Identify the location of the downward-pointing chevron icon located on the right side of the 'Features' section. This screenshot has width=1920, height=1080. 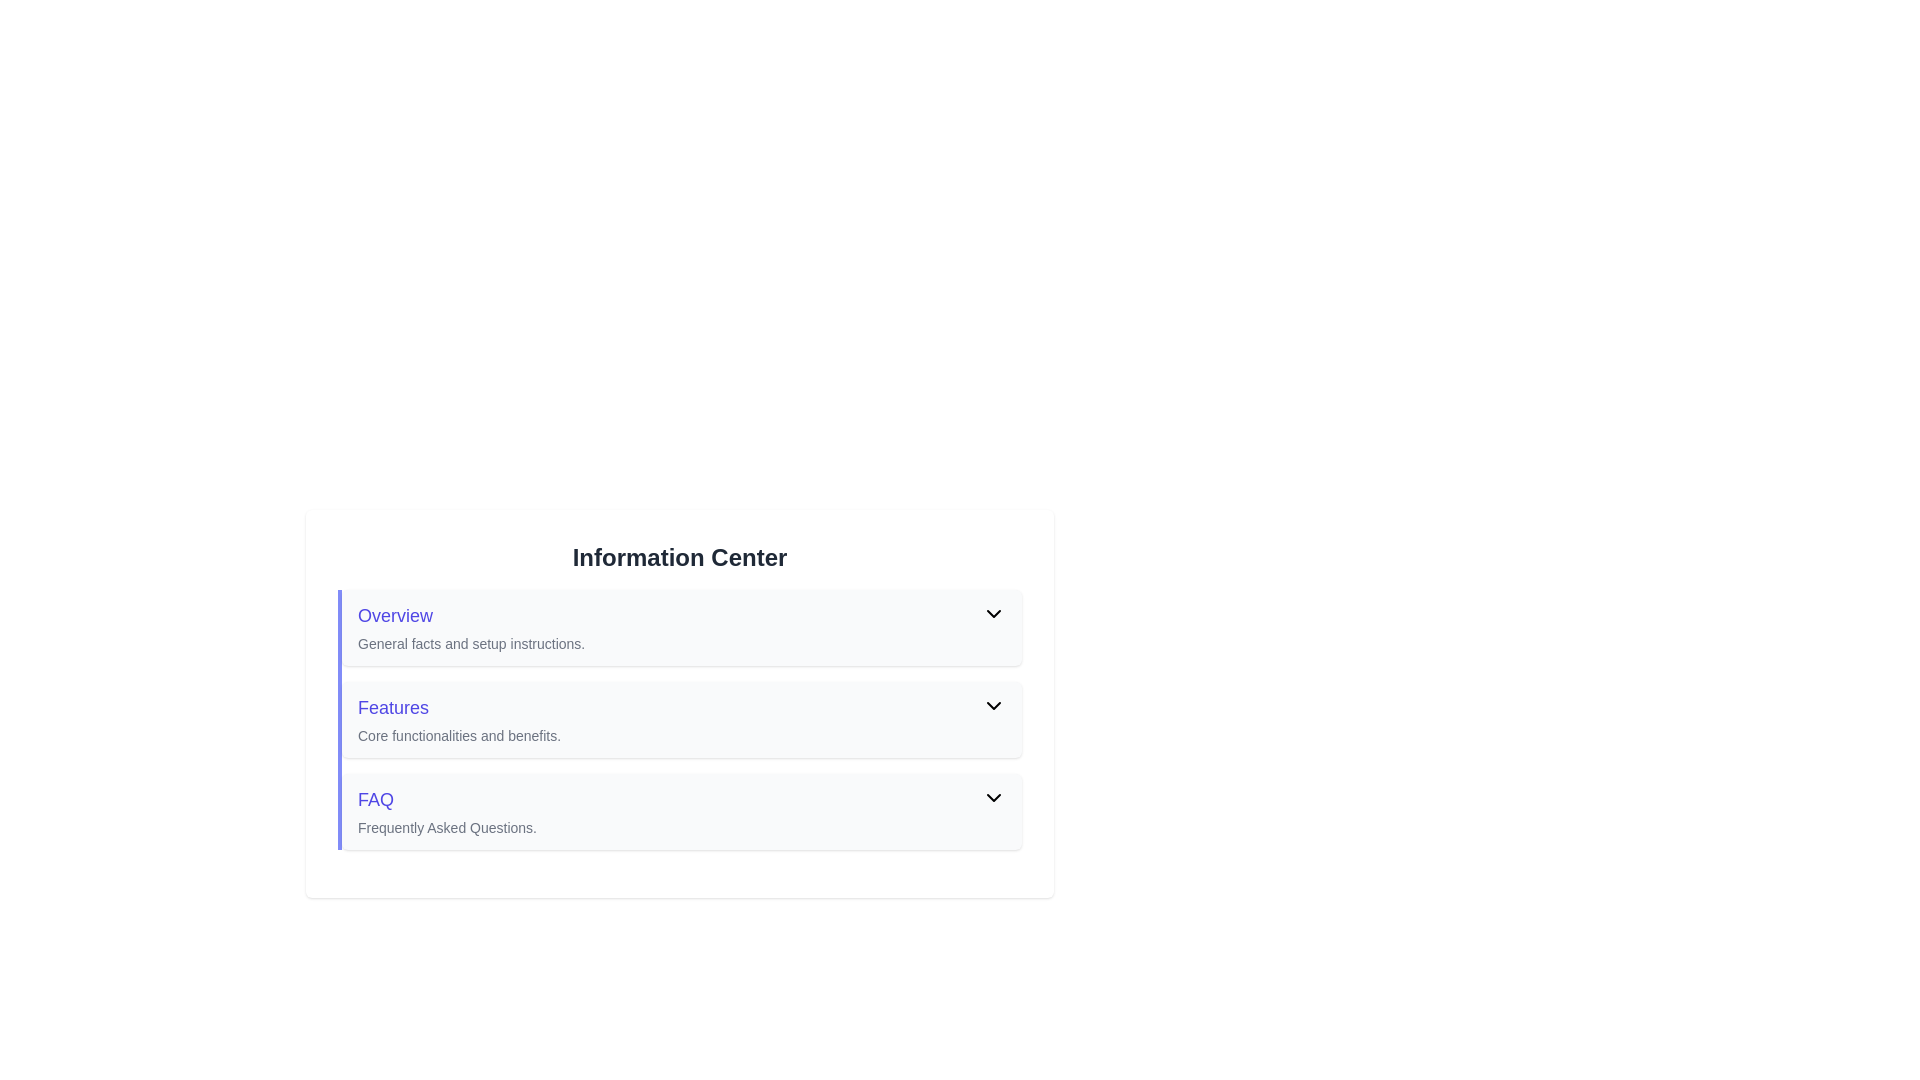
(993, 704).